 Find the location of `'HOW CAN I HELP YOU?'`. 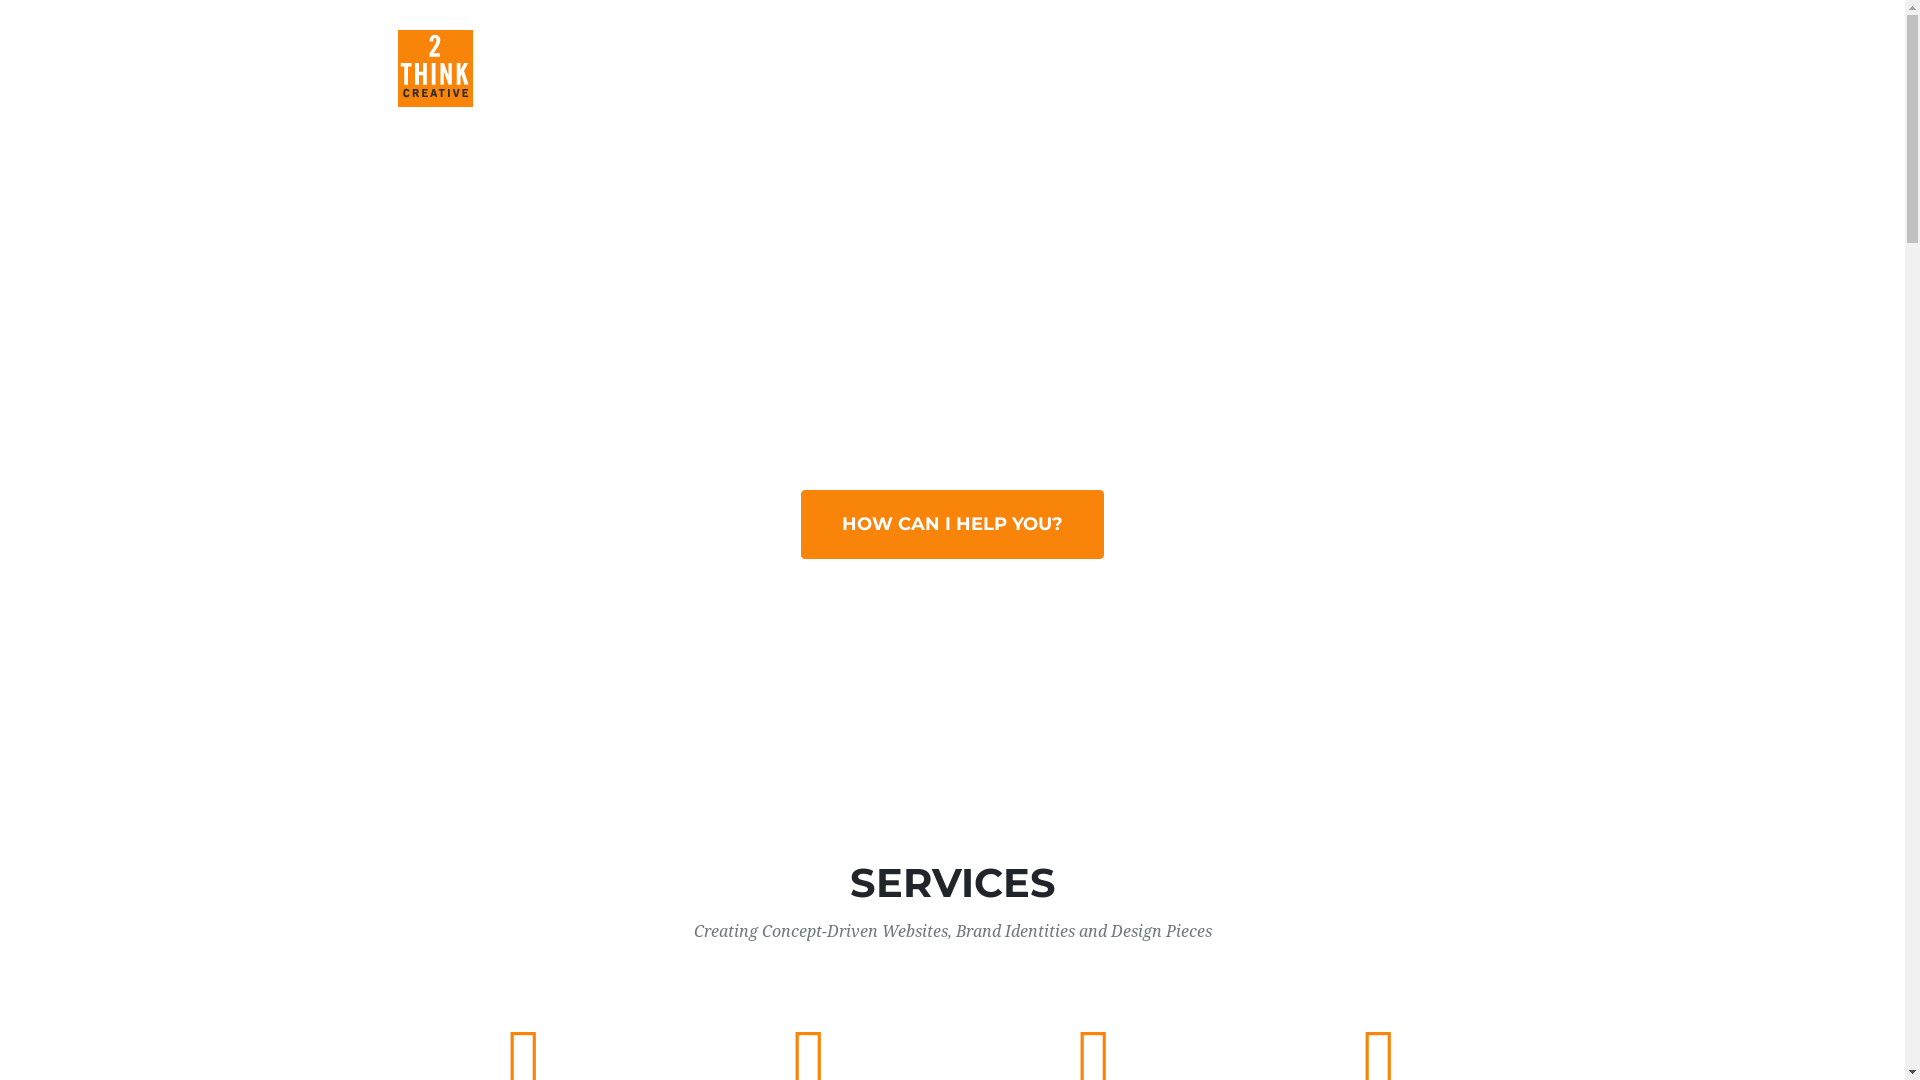

'HOW CAN I HELP YOU?' is located at coordinates (801, 523).